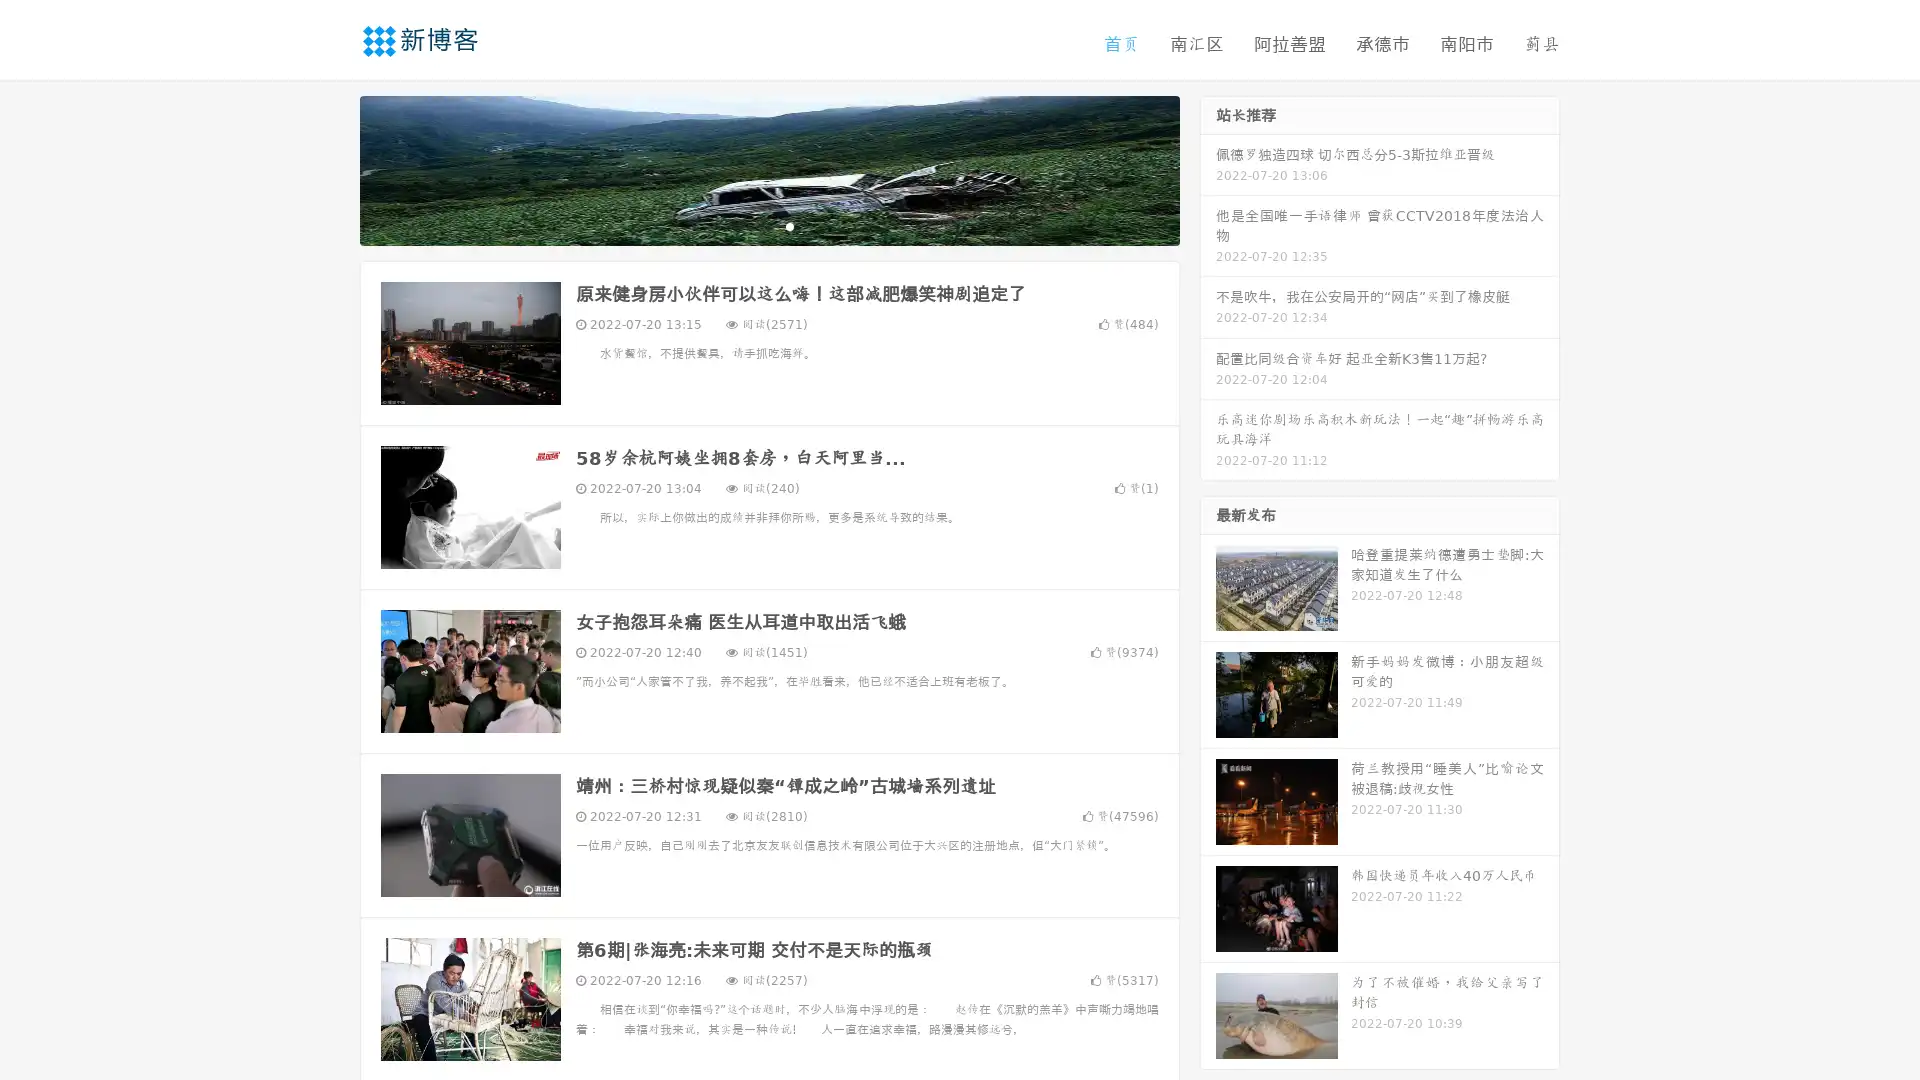 This screenshot has height=1080, width=1920. I want to click on Go to slide 2, so click(768, 225).